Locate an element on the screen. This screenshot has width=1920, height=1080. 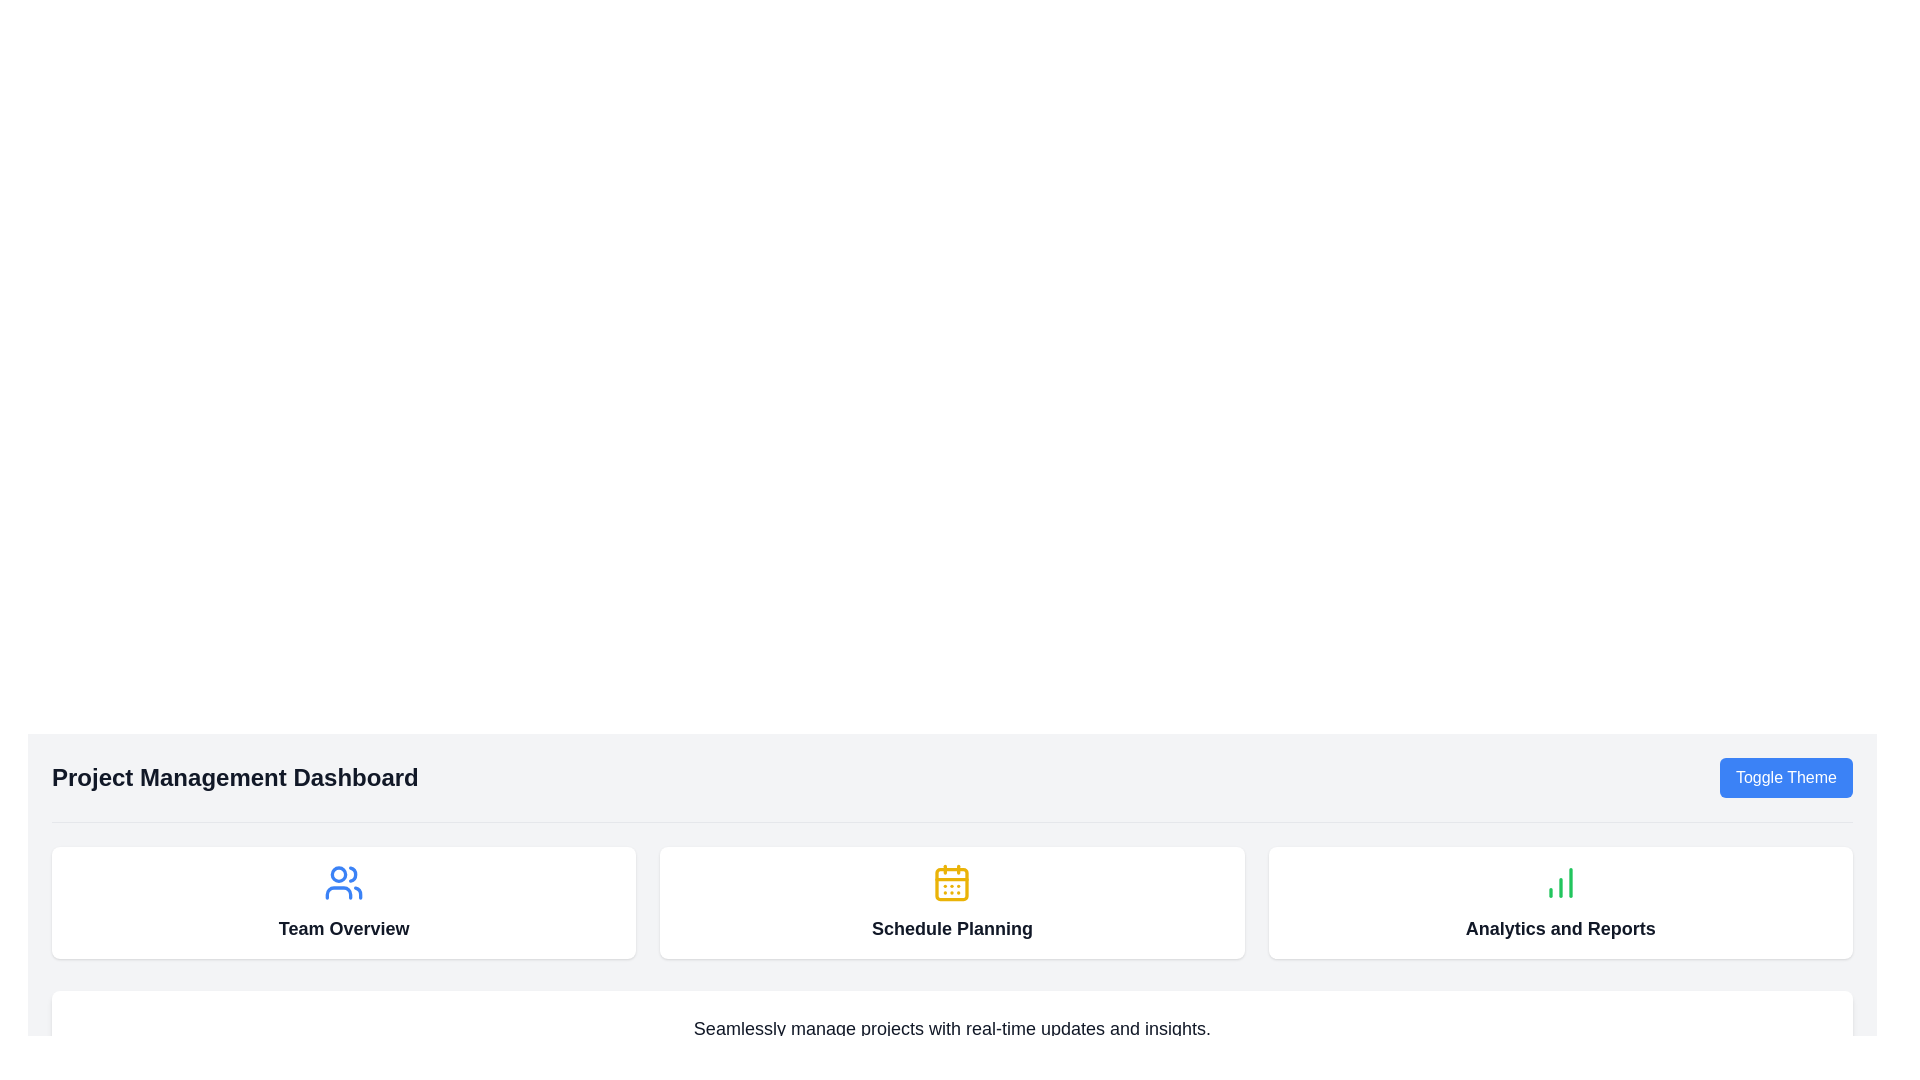
the 'Team Overview' icon, which is located at the center top of its rectangular card, to allow users to identify and navigate to this section is located at coordinates (344, 882).